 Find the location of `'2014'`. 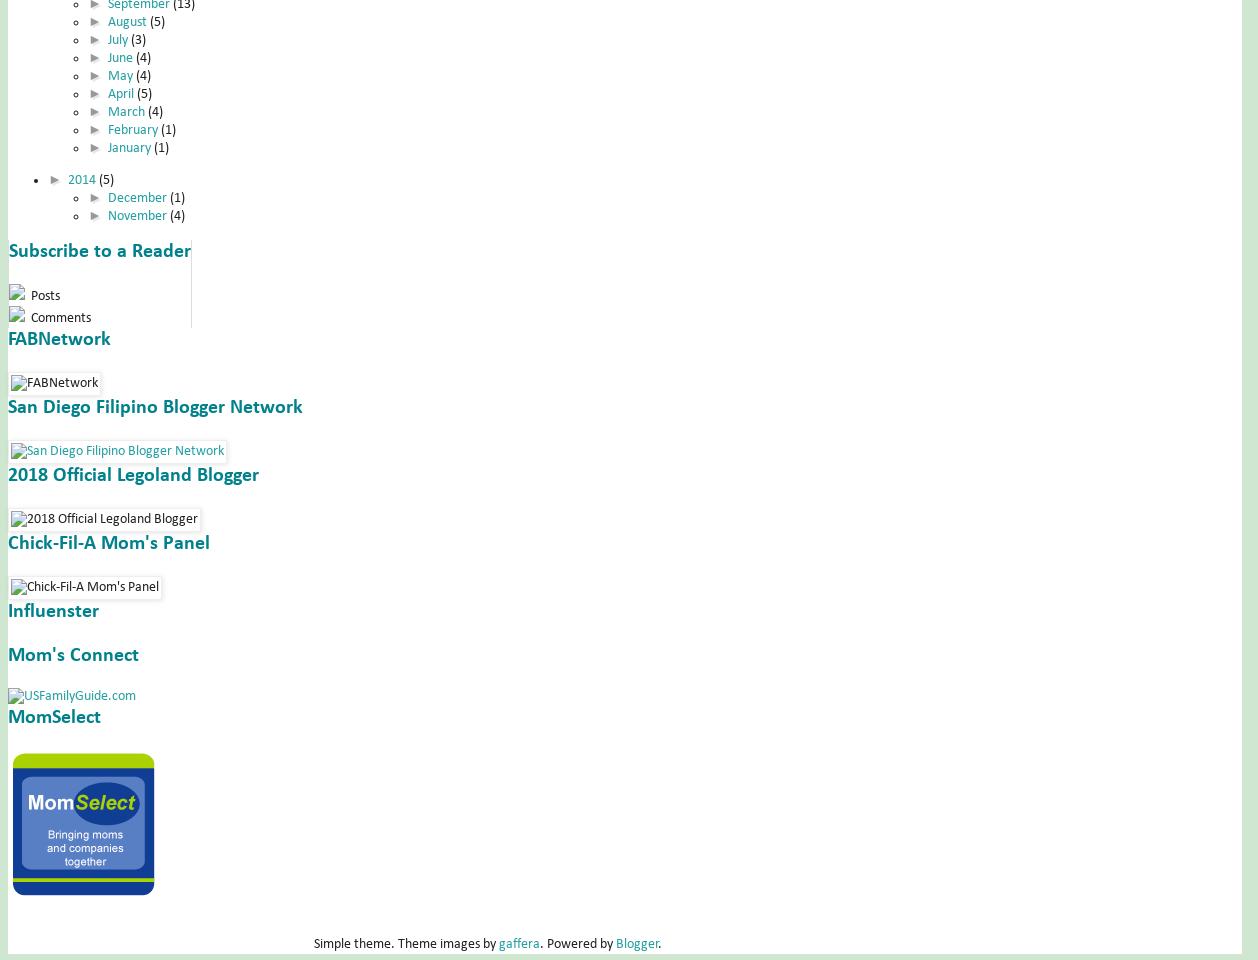

'2014' is located at coordinates (82, 178).